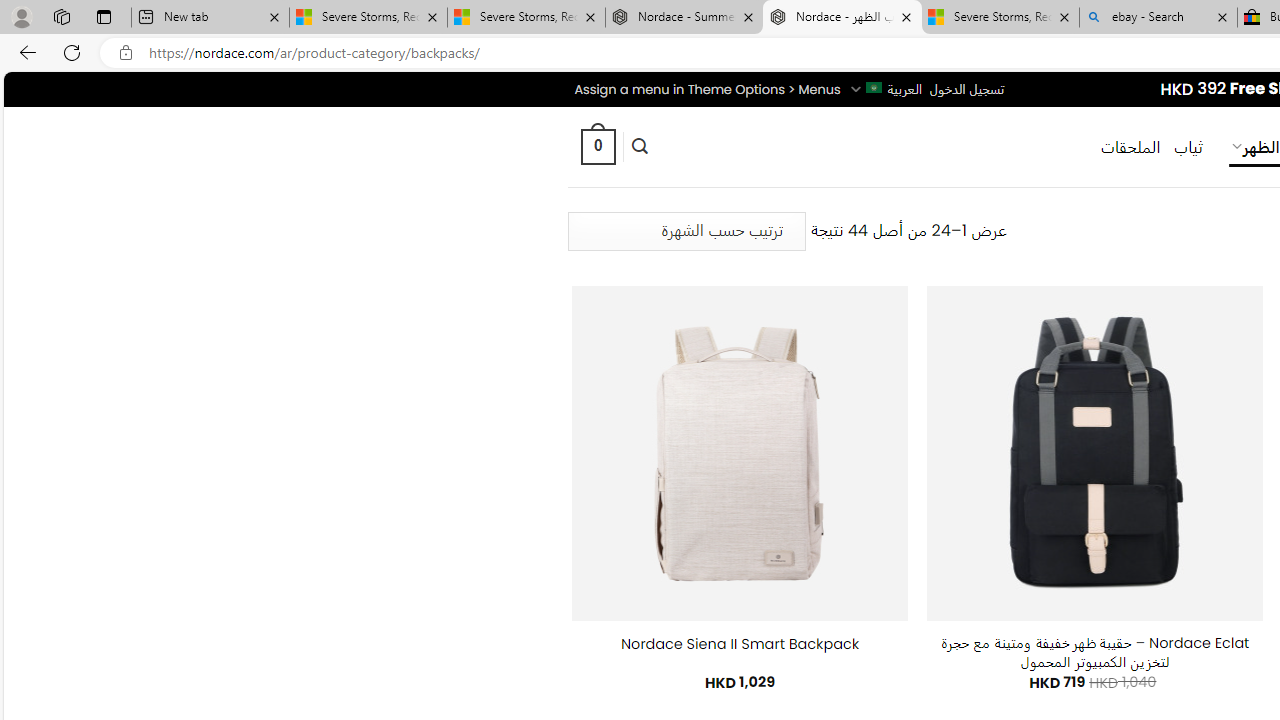 This screenshot has width=1280, height=720. What do you see at coordinates (707, 88) in the screenshot?
I see `'Assign a menu in Theme Options > Menus'` at bounding box center [707, 88].